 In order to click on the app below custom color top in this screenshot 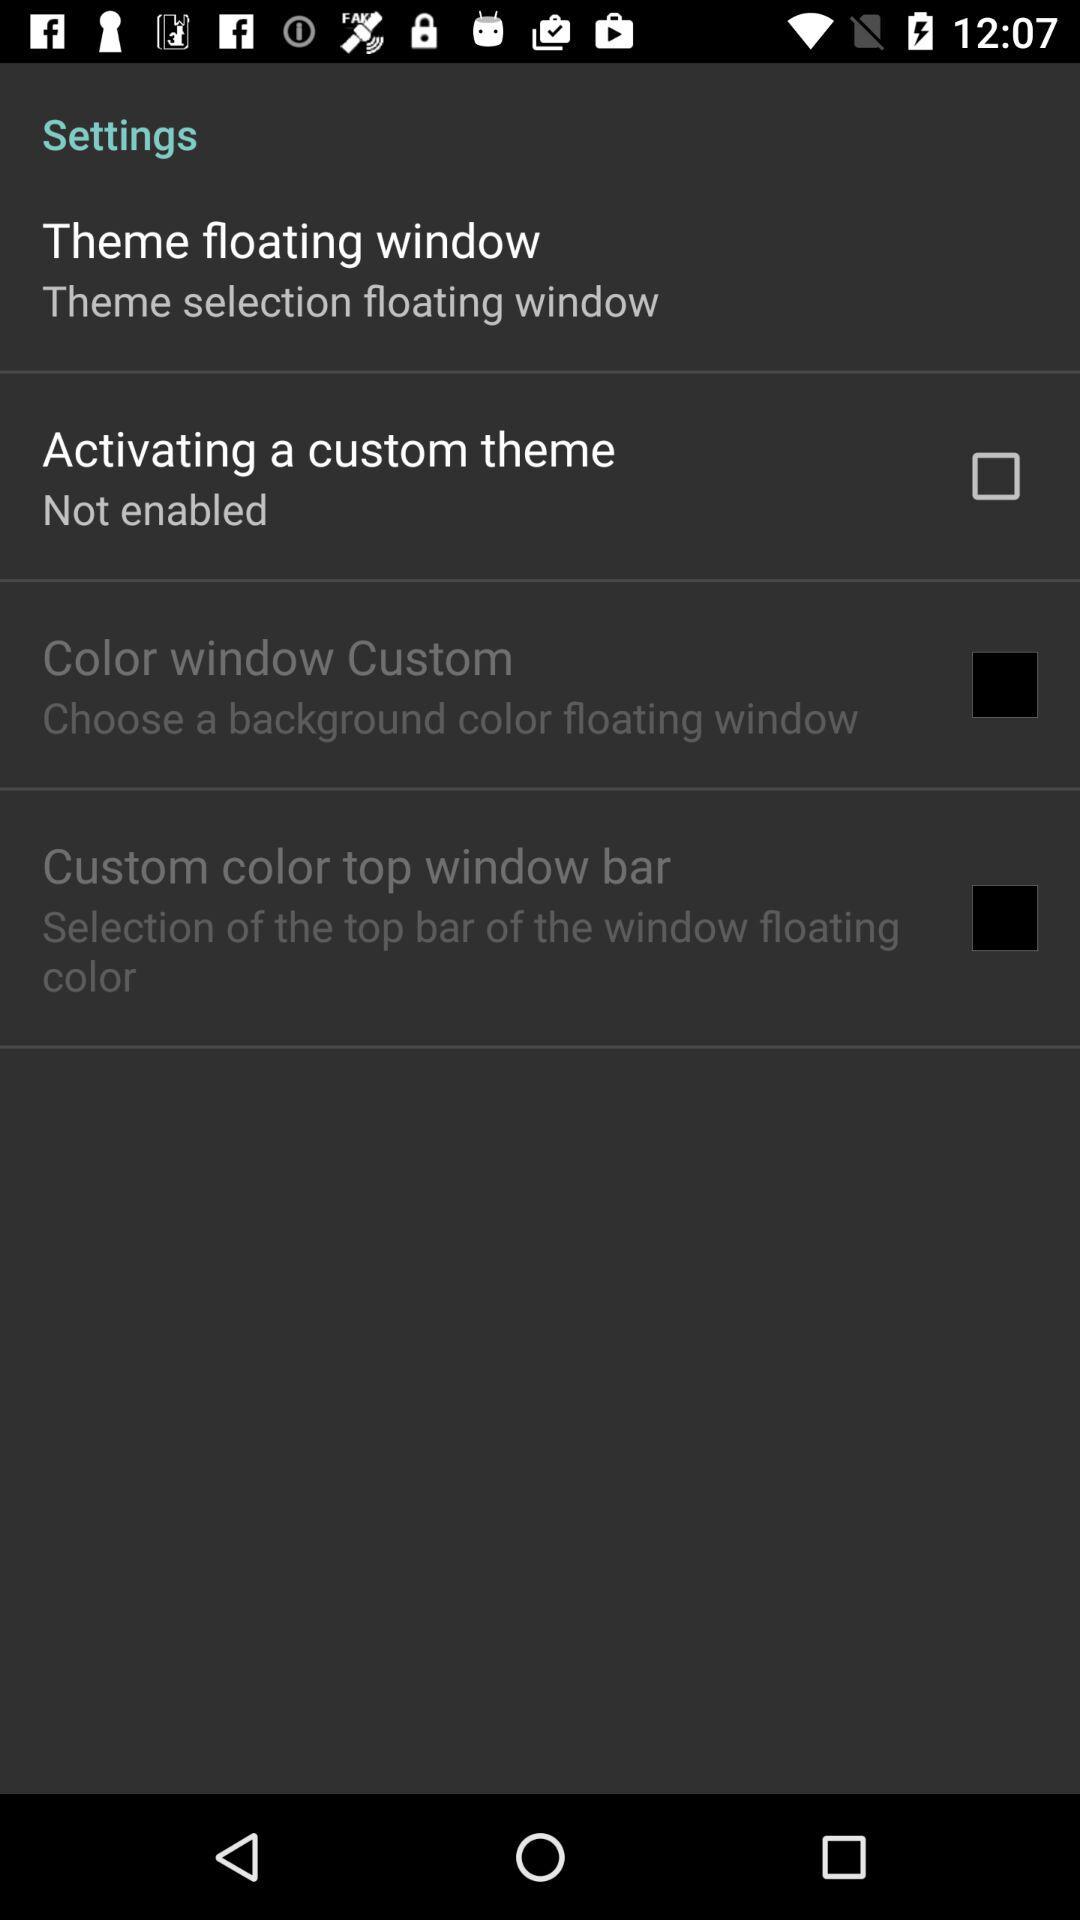, I will do `click(486, 949)`.